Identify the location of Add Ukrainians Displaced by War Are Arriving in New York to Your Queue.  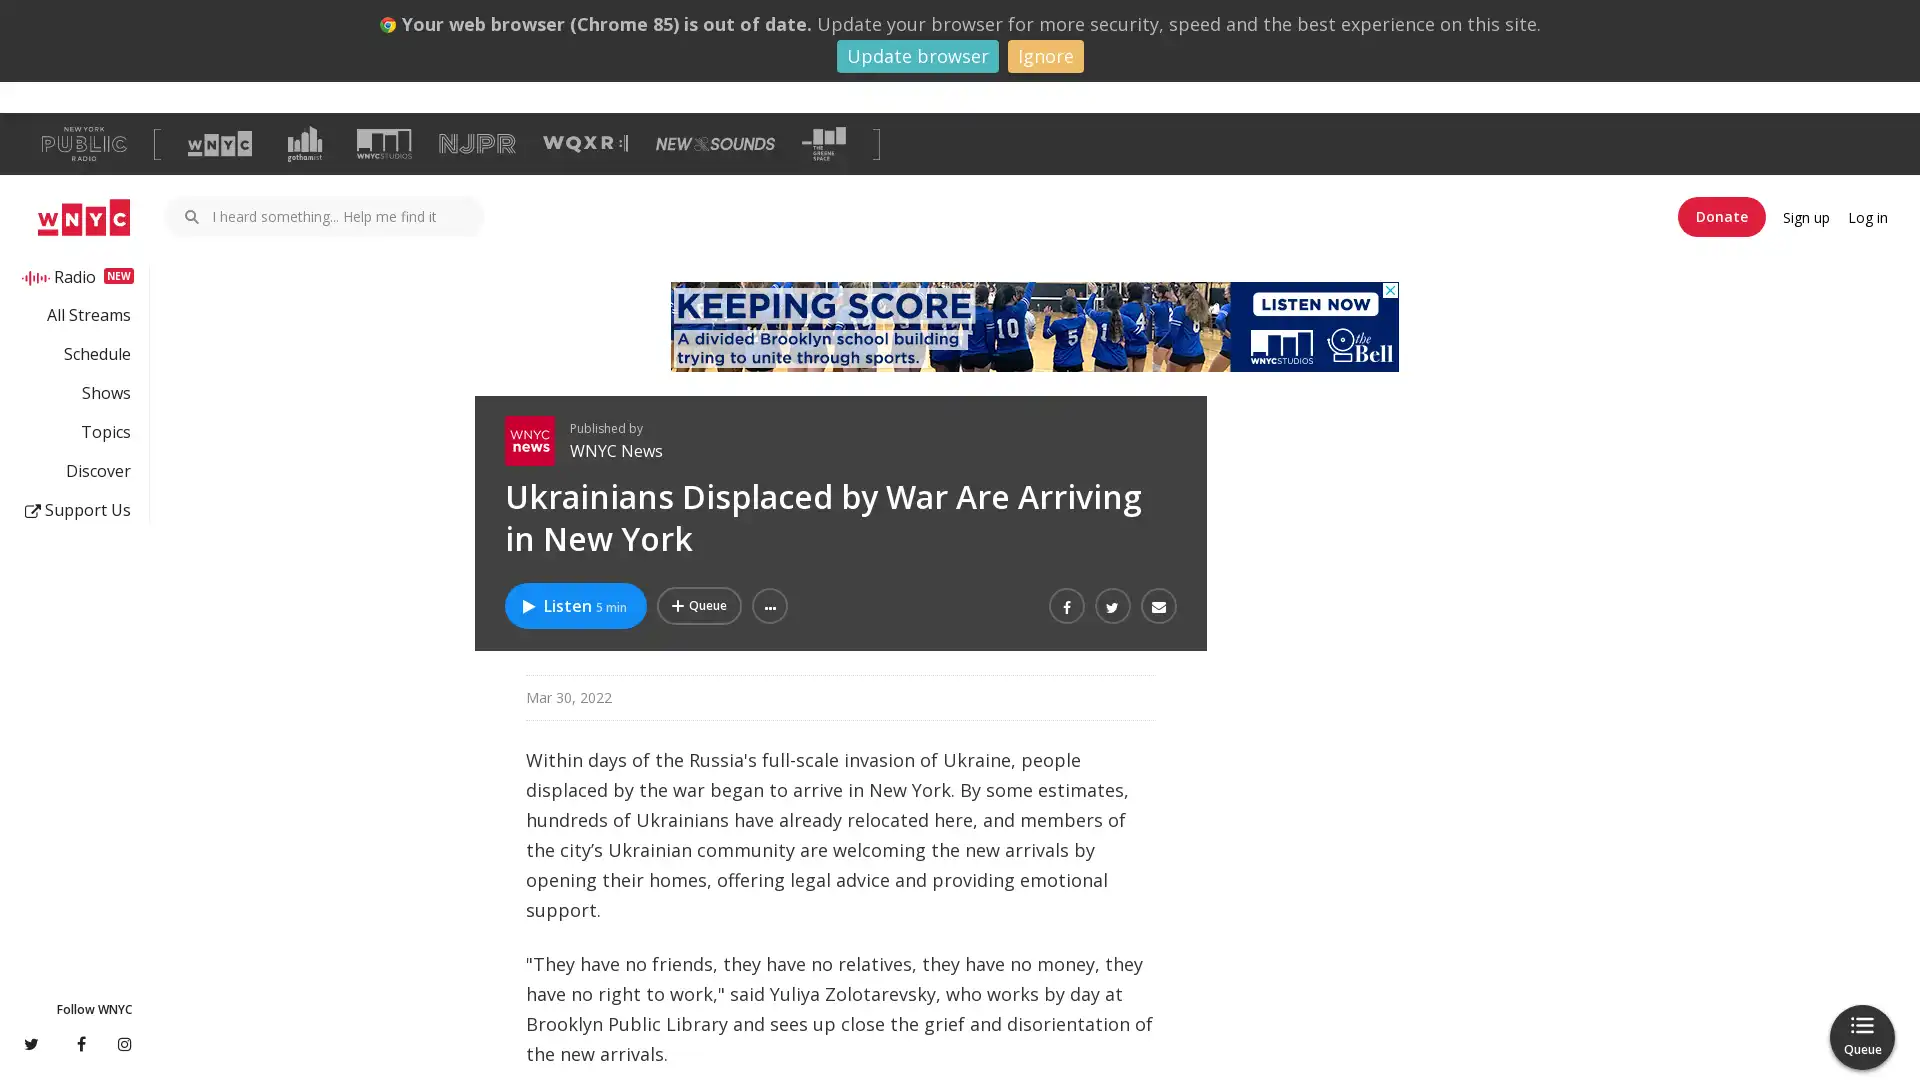
(699, 604).